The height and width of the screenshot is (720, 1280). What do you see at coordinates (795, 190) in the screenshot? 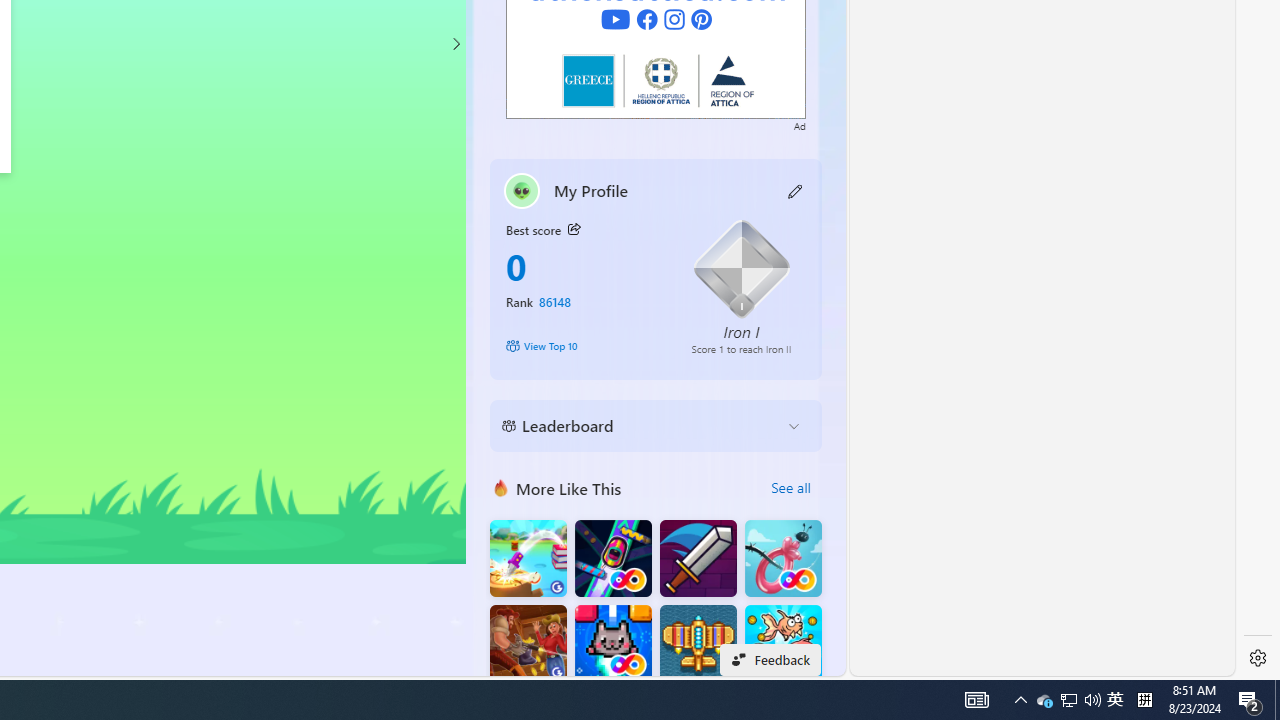
I see `'Class: button edit-icon'` at bounding box center [795, 190].